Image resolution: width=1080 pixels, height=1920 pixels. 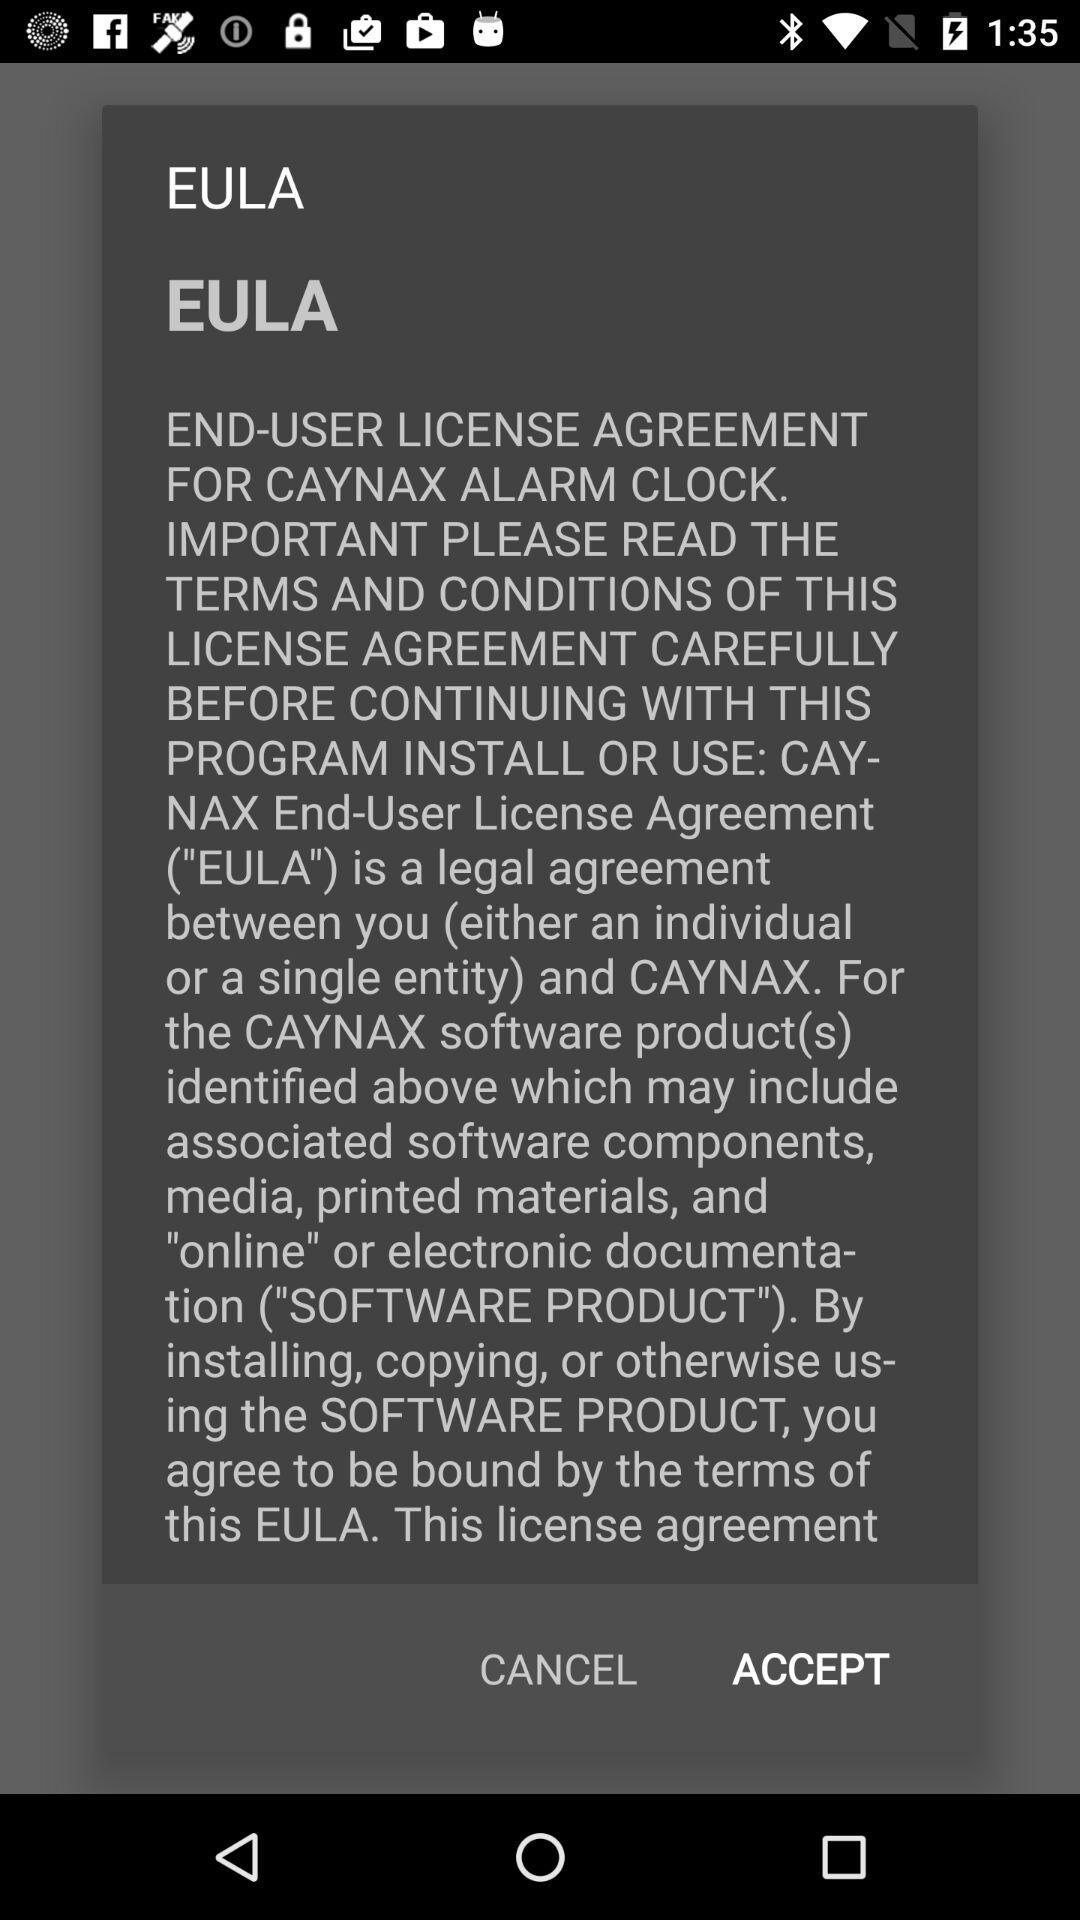 I want to click on icon to the left of accept icon, so click(x=558, y=1668).